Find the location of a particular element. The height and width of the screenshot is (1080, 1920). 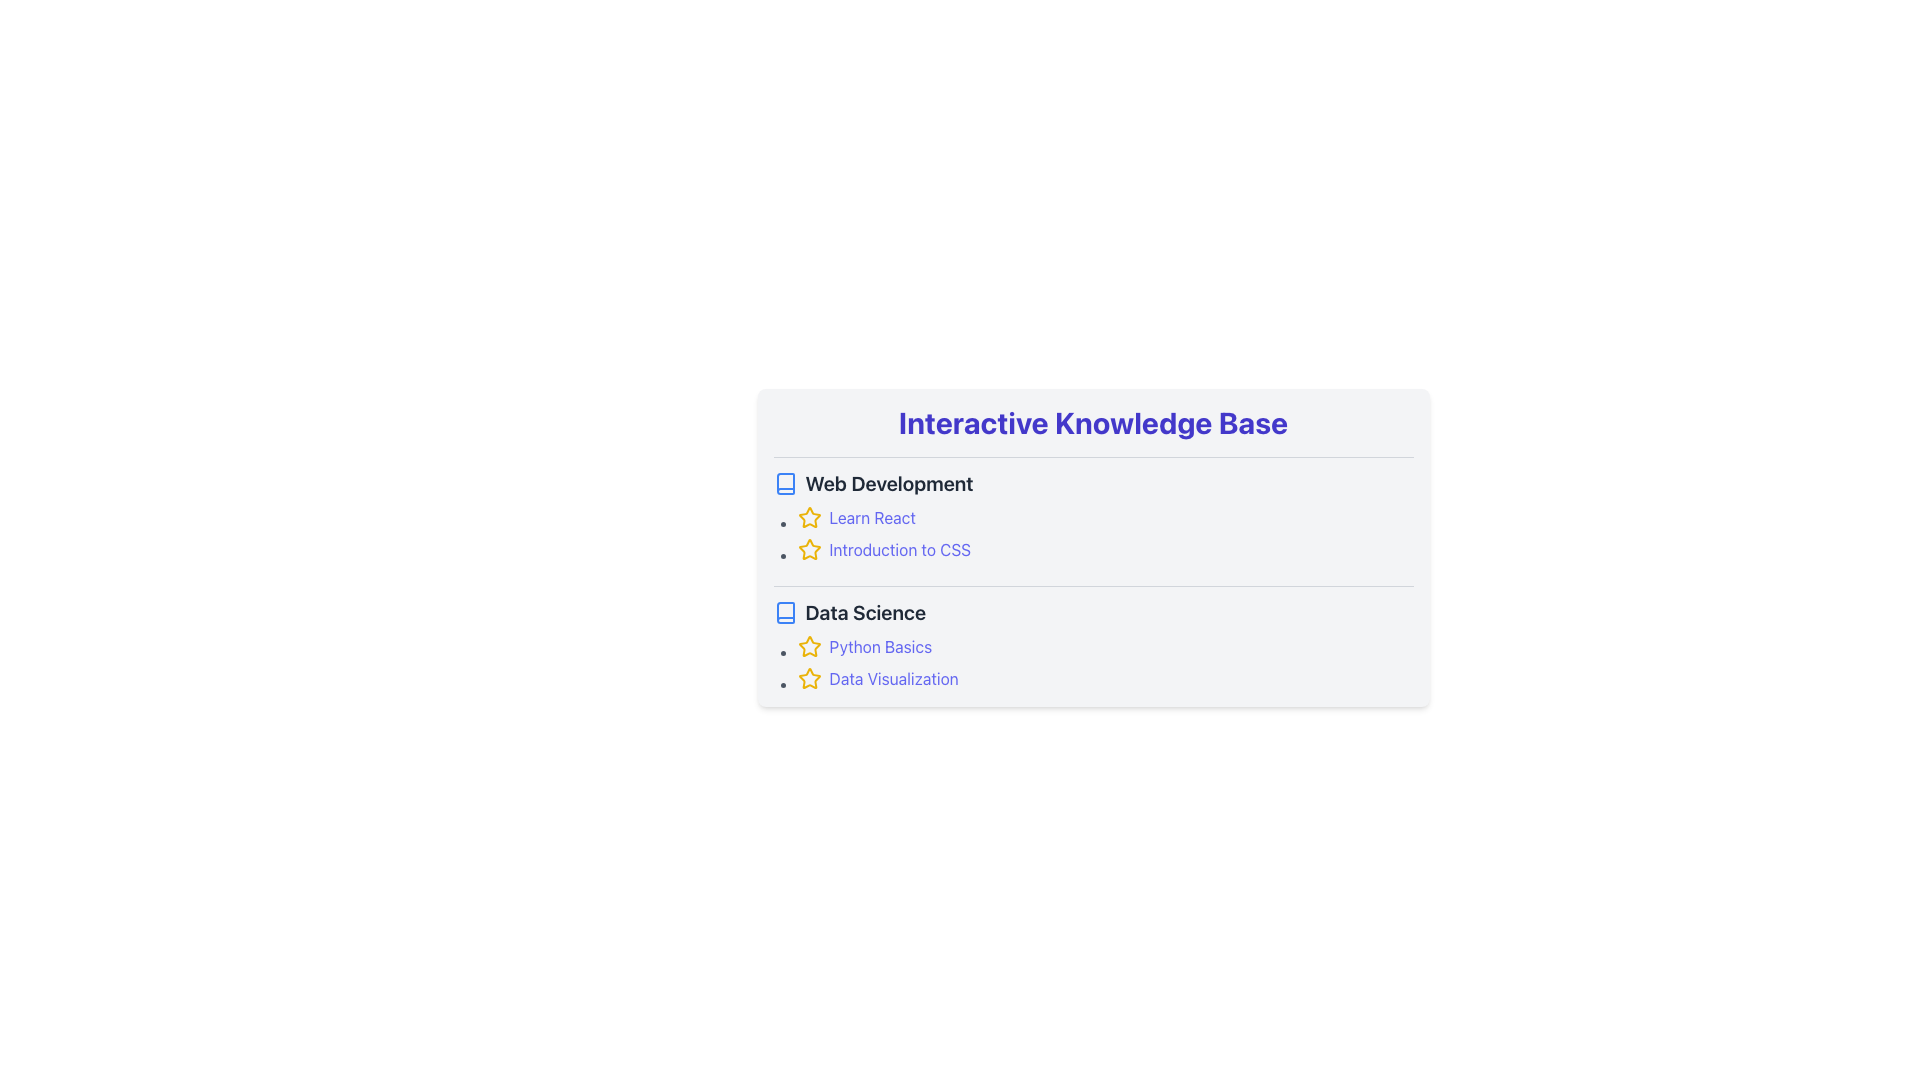

the yellow star-shaped icon with a bold outline located to the left of the text 'Learn React' in the 'Web Development' section is located at coordinates (809, 646).